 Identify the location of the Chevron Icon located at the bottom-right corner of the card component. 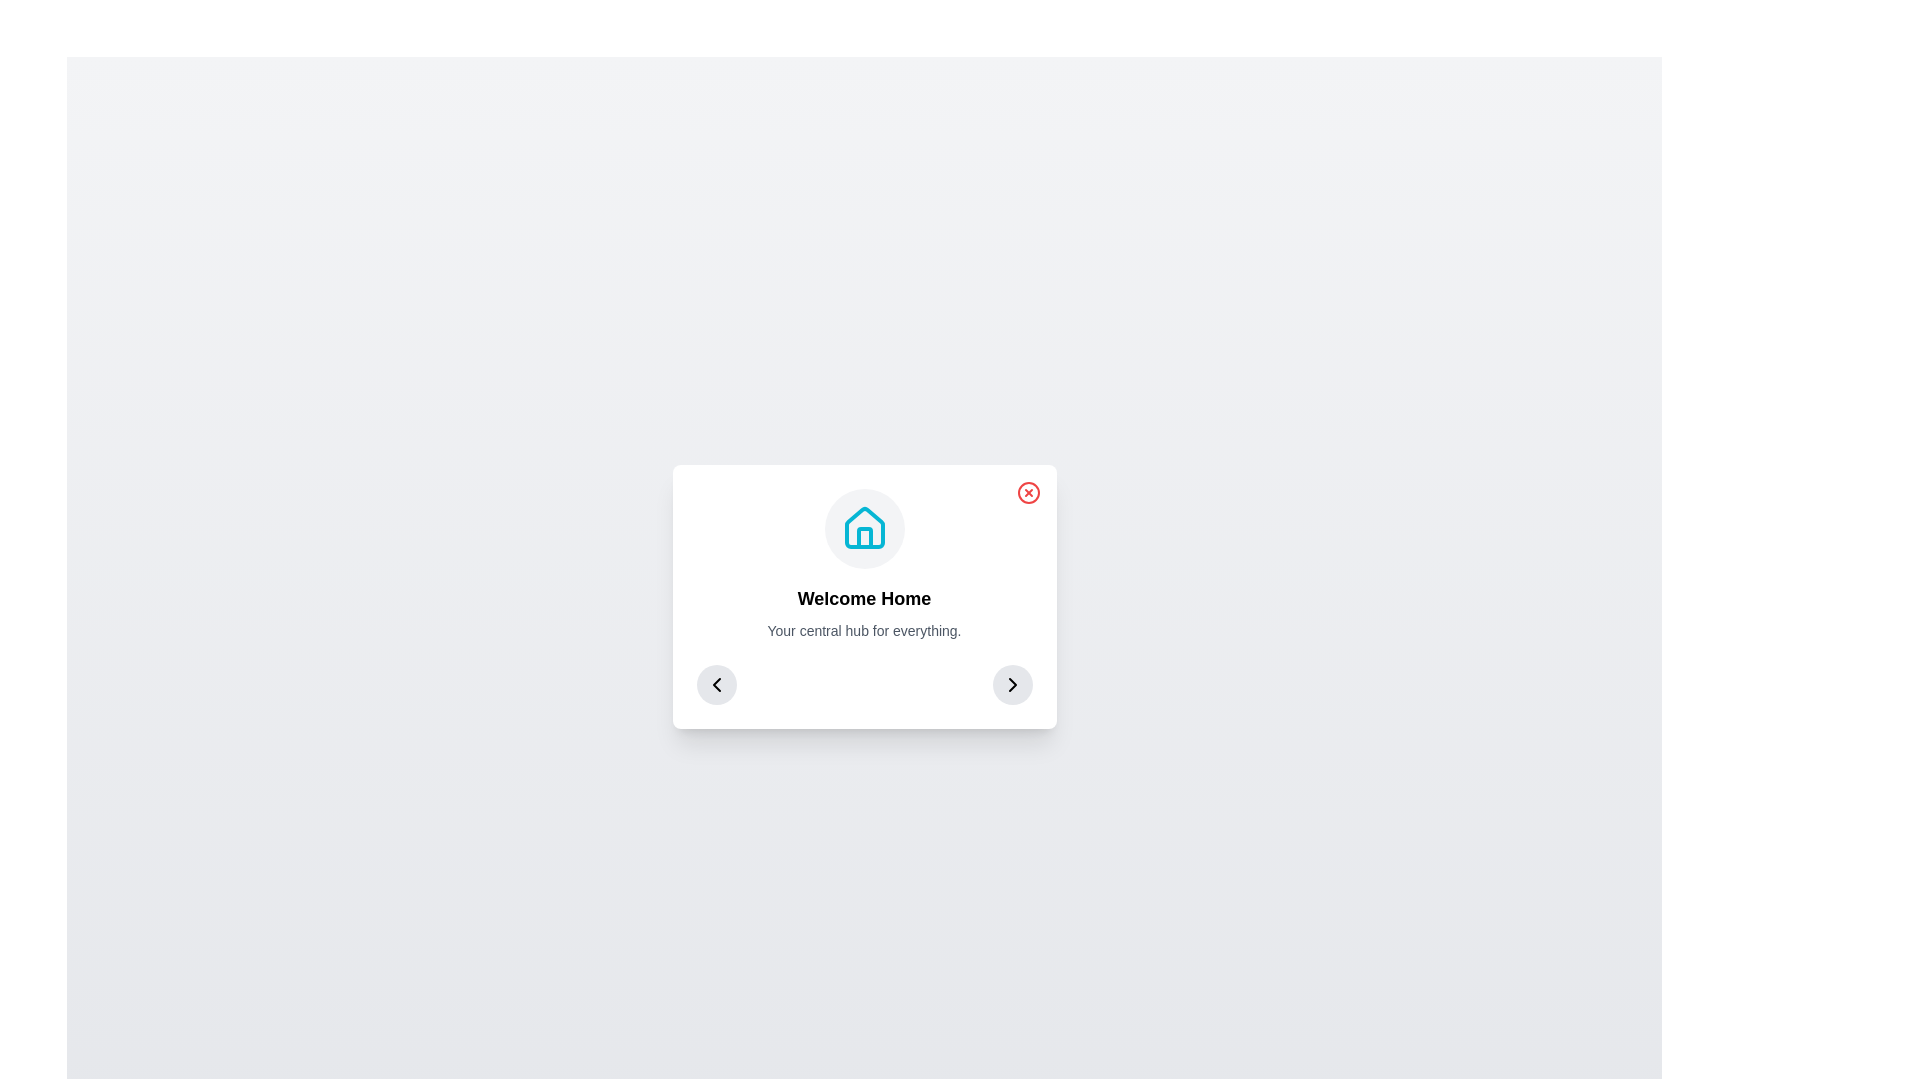
(1012, 684).